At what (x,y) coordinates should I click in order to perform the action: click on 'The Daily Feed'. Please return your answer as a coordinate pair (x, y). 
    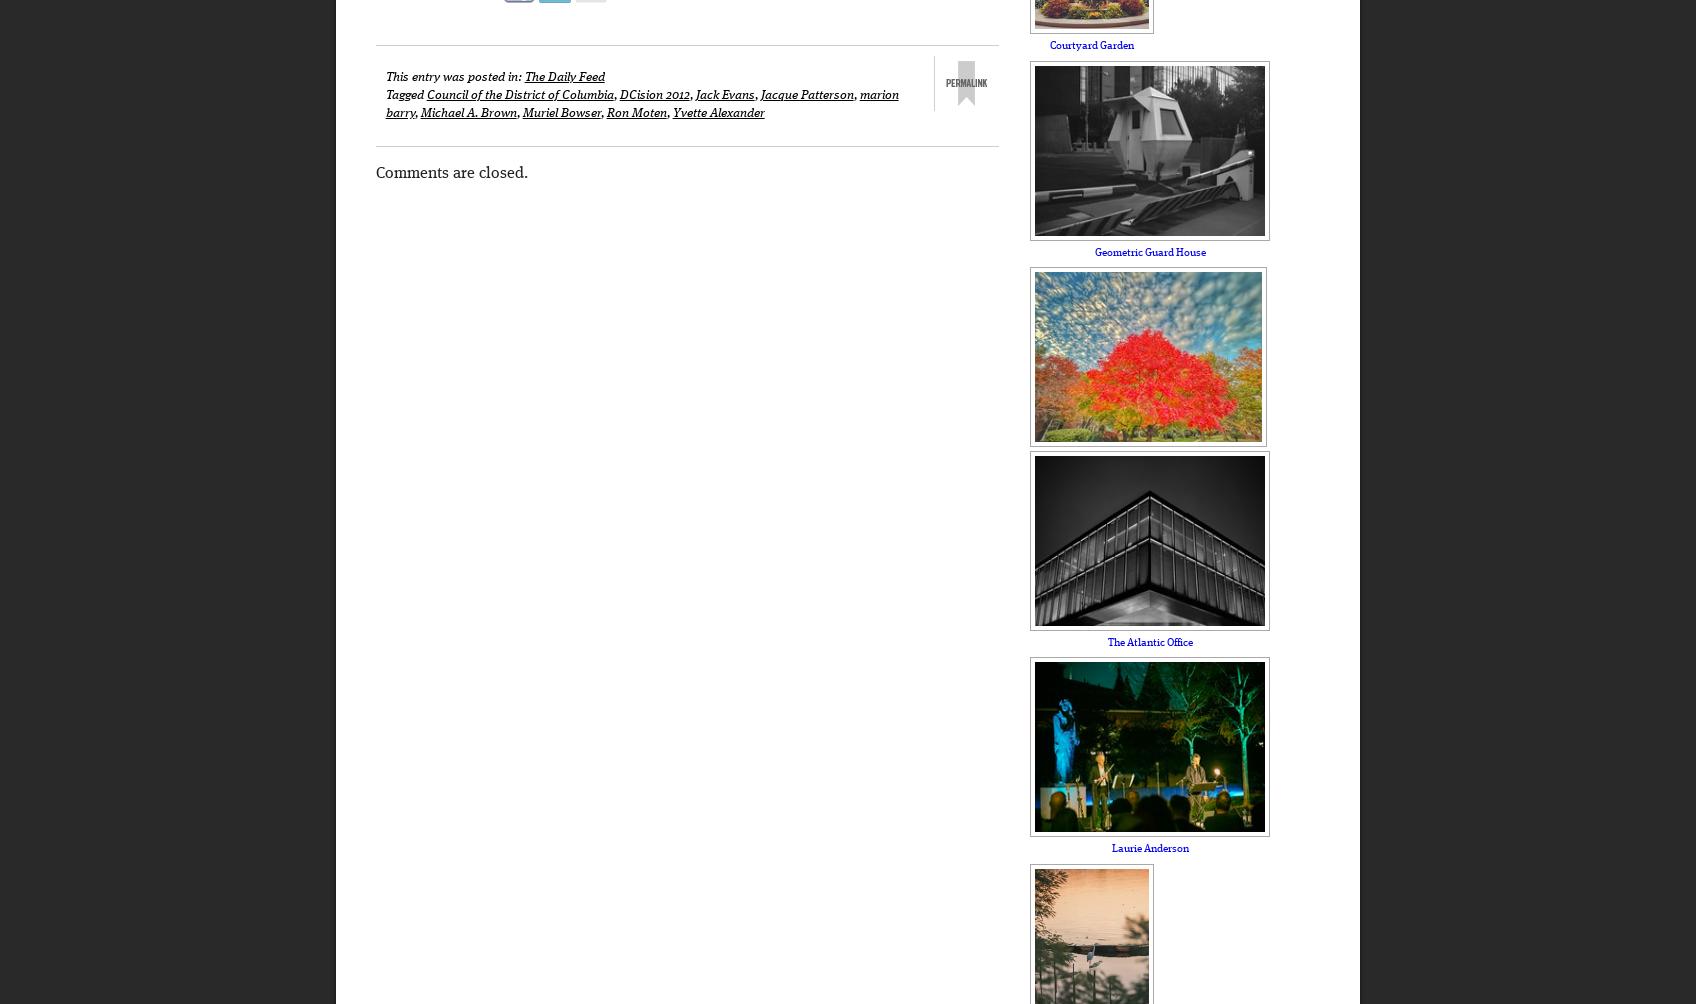
    Looking at the image, I should click on (562, 76).